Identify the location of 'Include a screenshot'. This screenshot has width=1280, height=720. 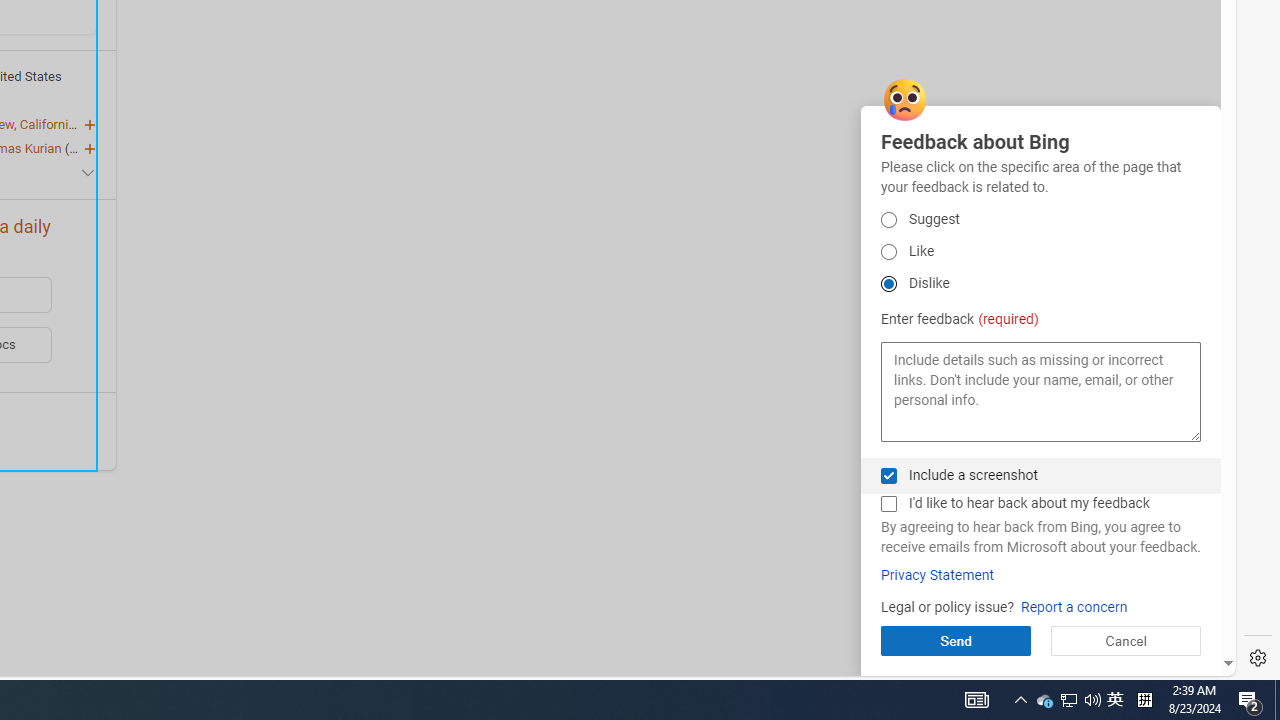
(887, 475).